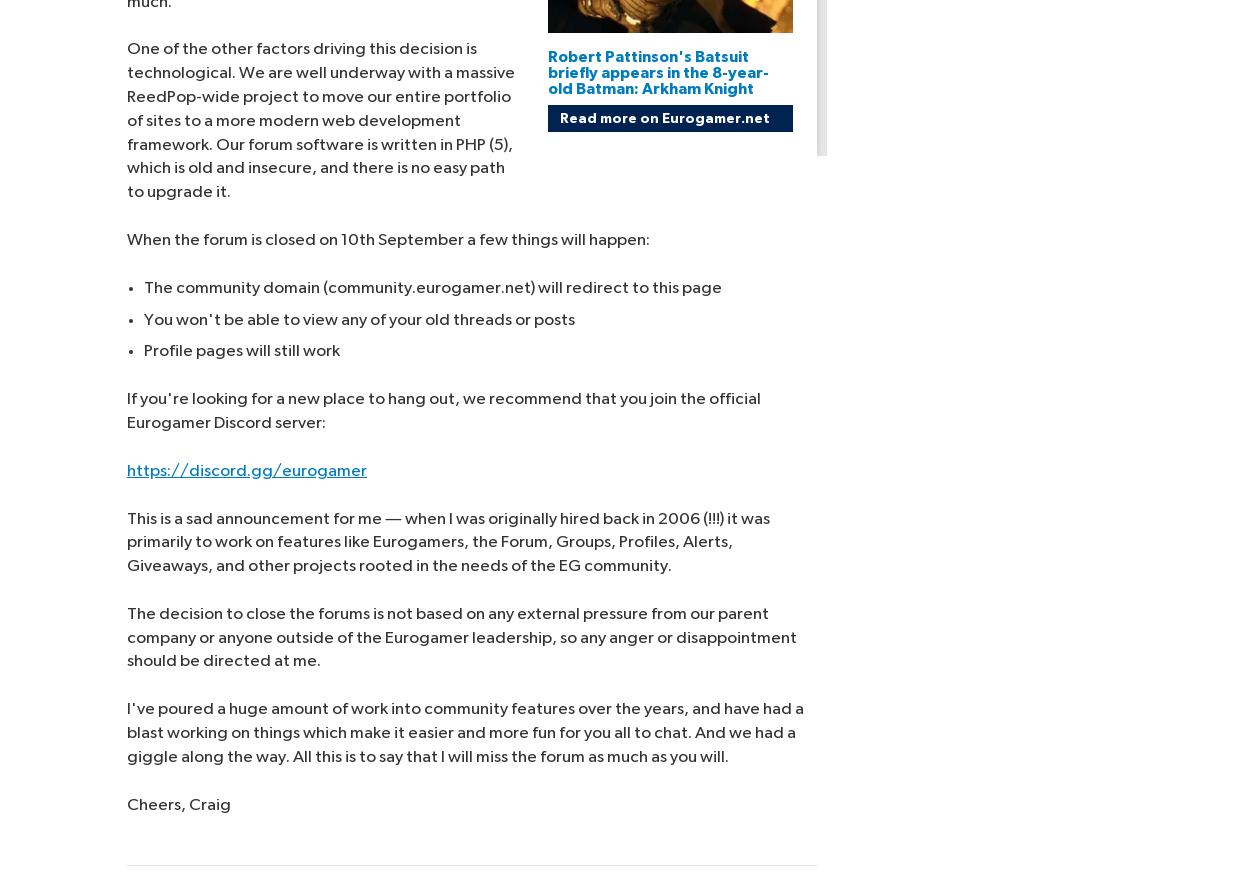  Describe the element at coordinates (1078, 60) in the screenshot. I see `'VG247'` at that location.